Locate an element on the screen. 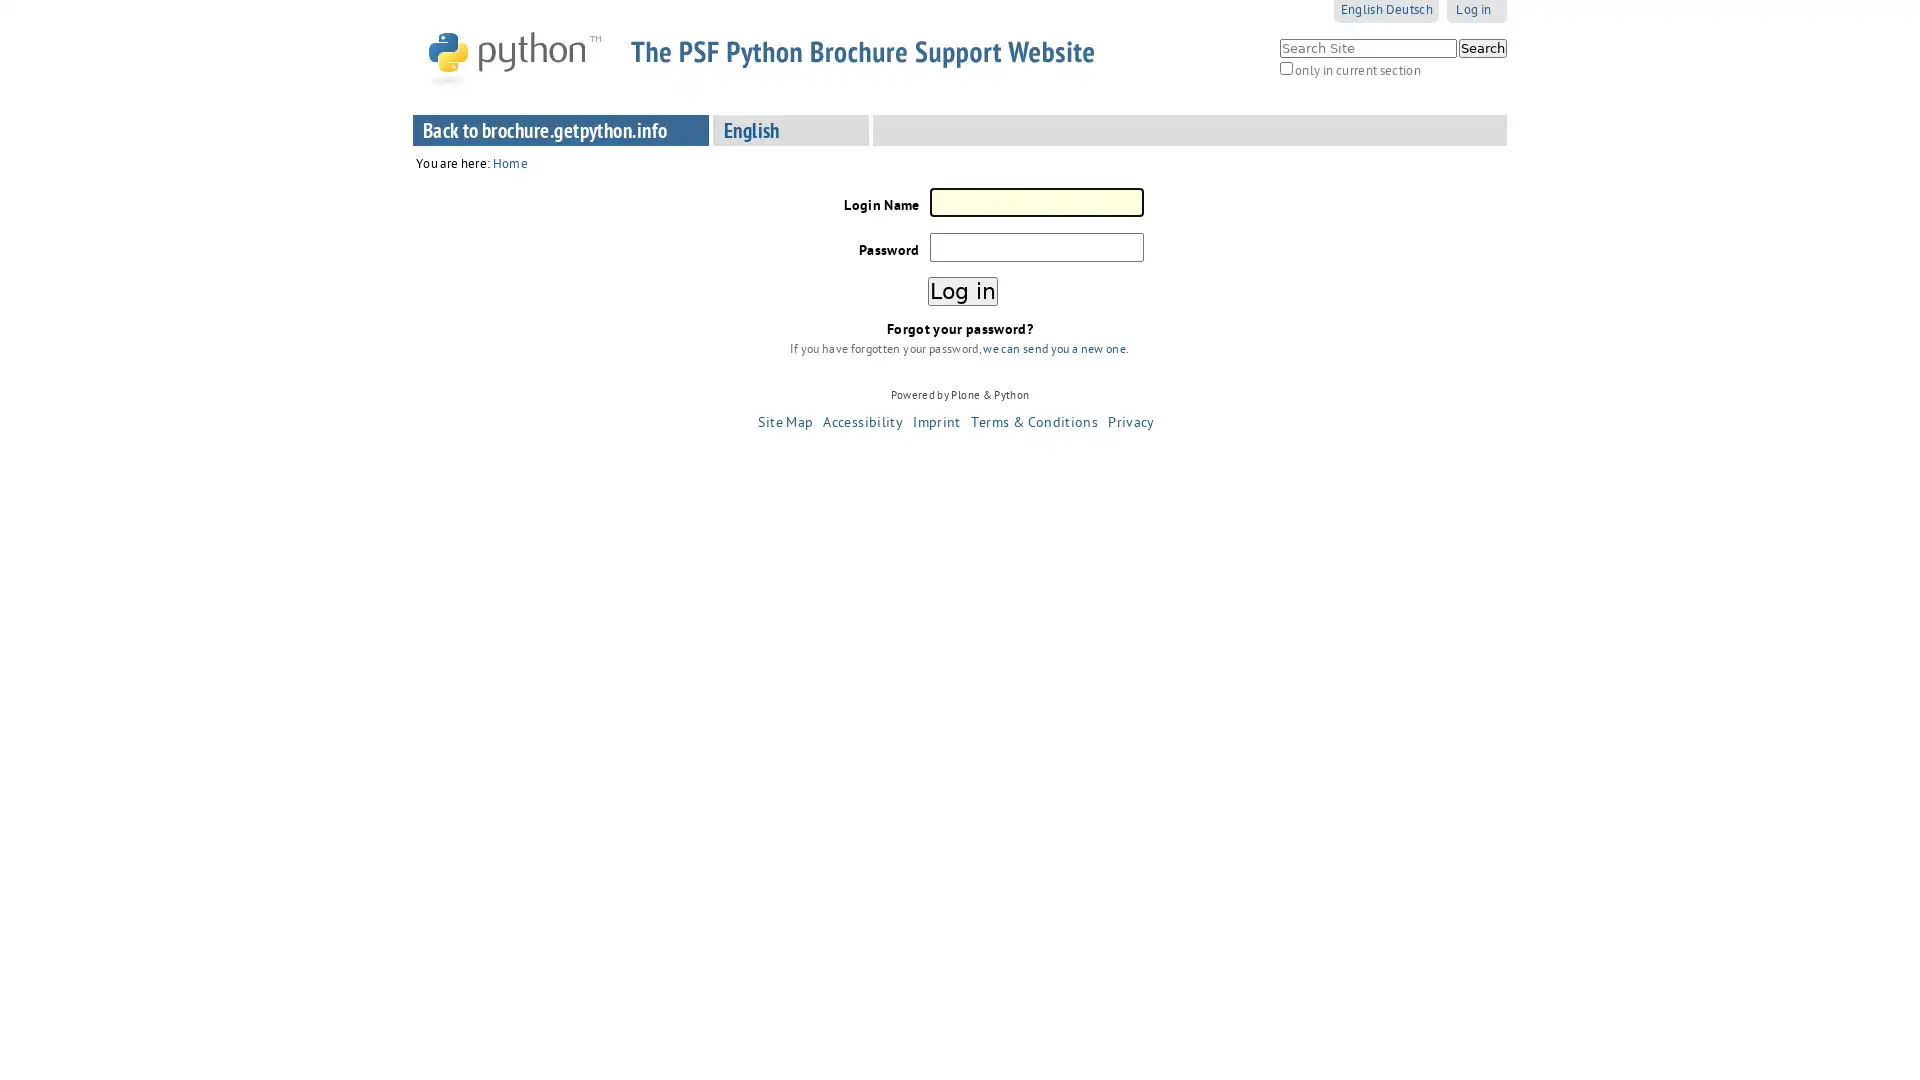 Image resolution: width=1920 pixels, height=1080 pixels. Search is located at coordinates (1483, 46).